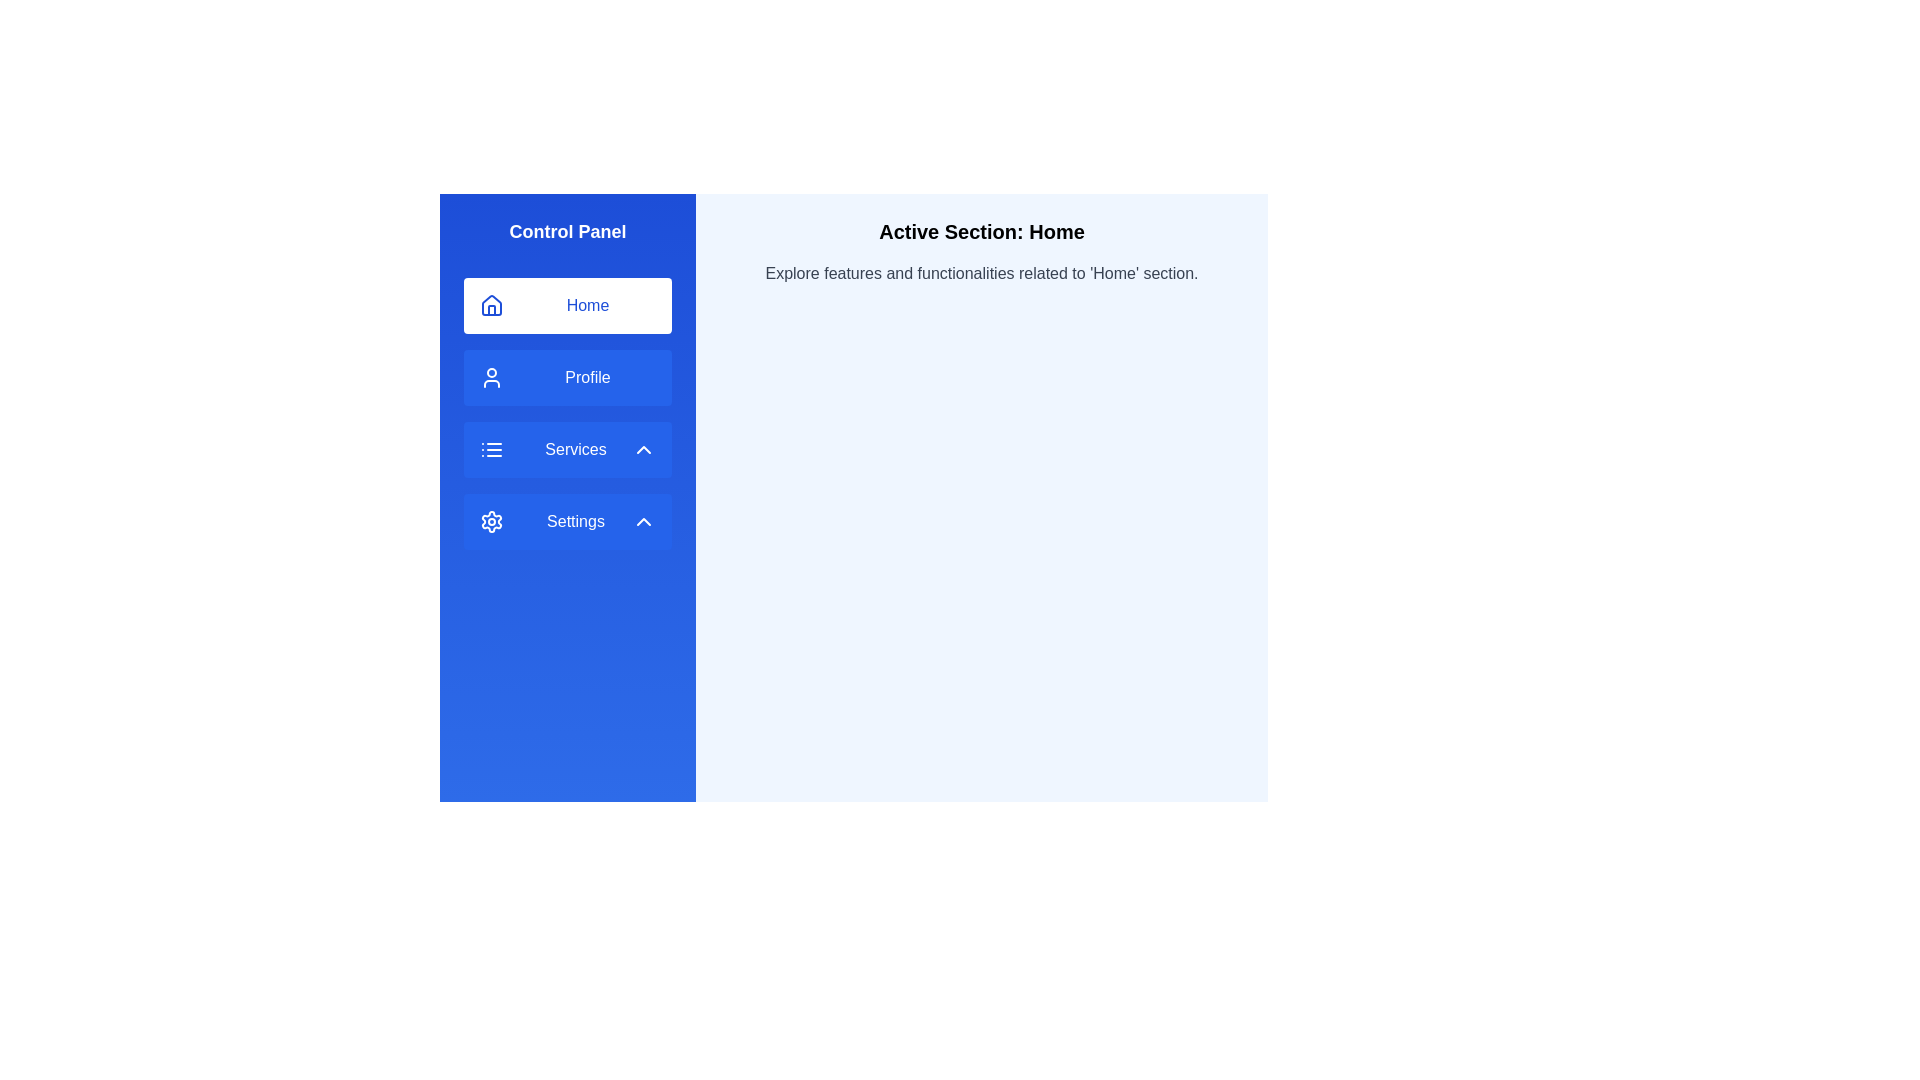 The image size is (1920, 1080). Describe the element at coordinates (566, 230) in the screenshot. I see `the centered bold text label reading 'Control Panel', which is styled with a large font size and appears white on a blue gradient background` at that location.